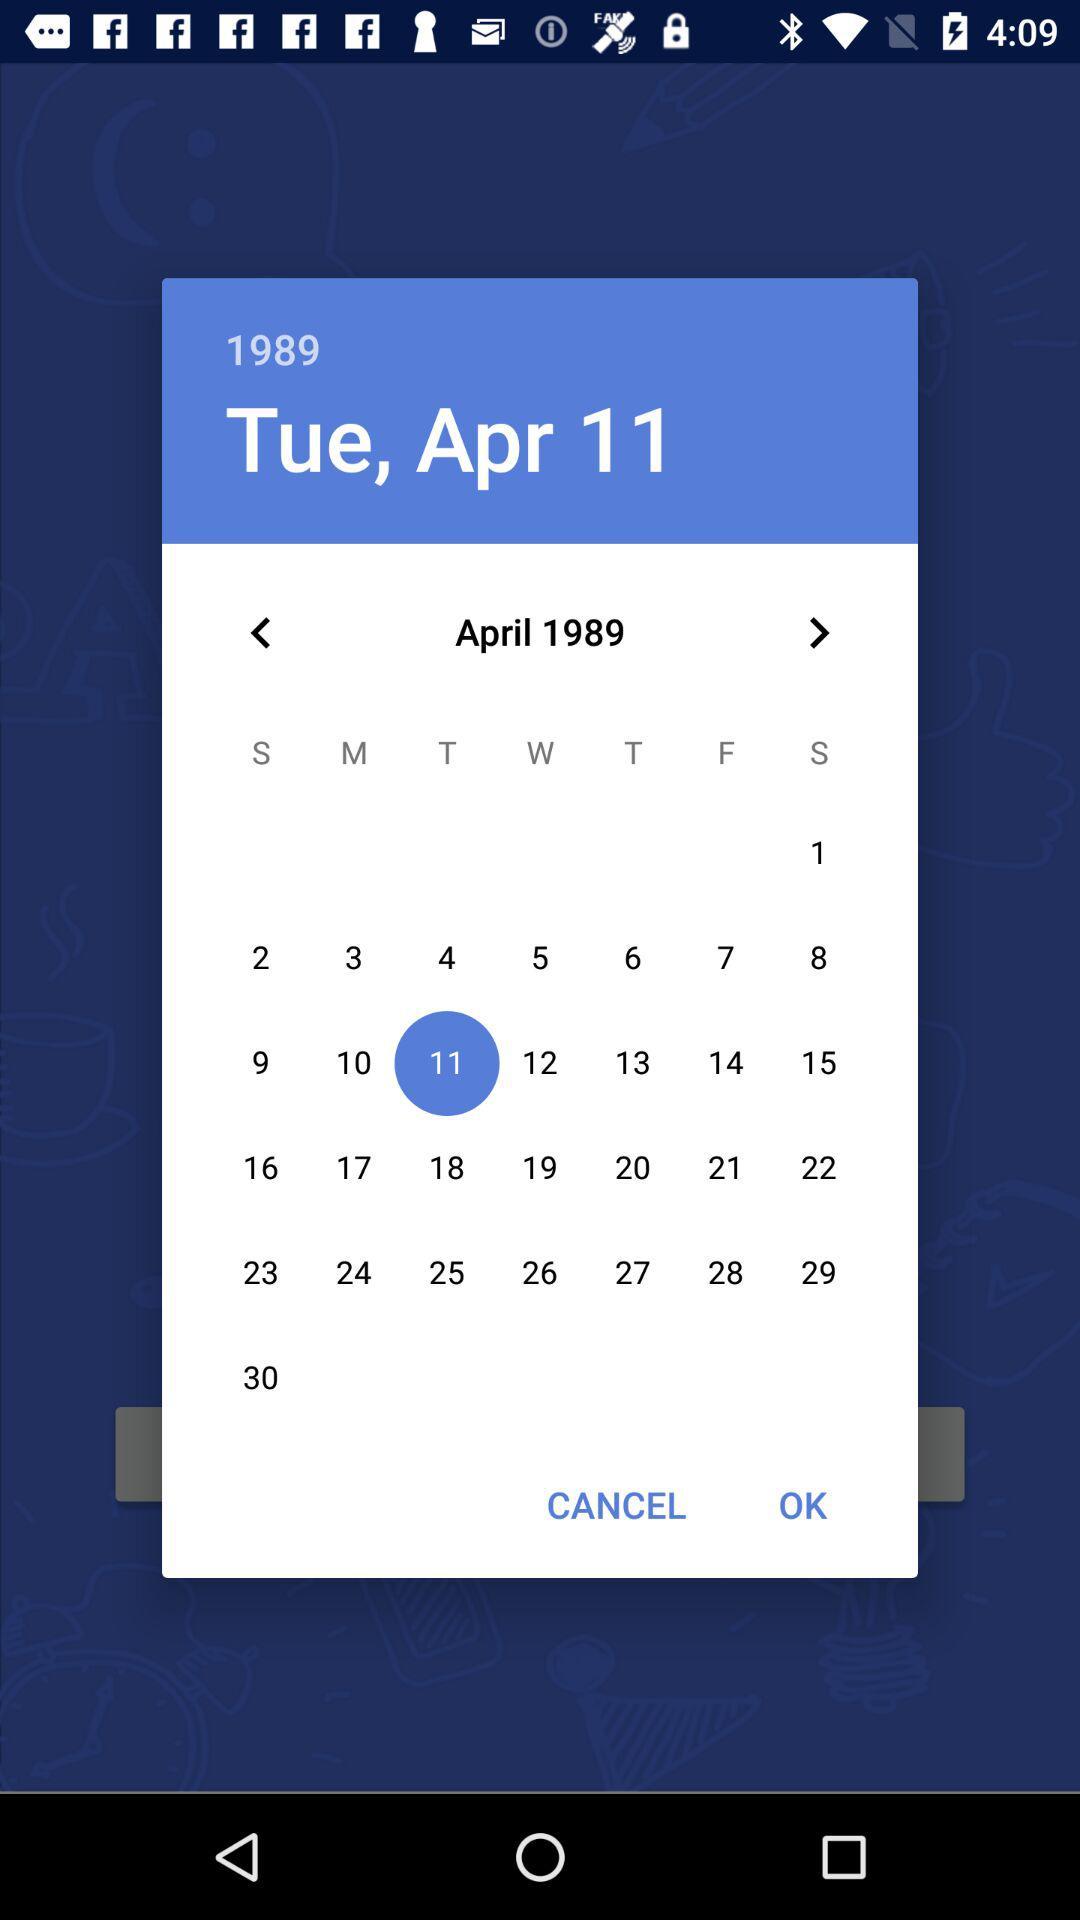 Image resolution: width=1080 pixels, height=1920 pixels. What do you see at coordinates (818, 632) in the screenshot?
I see `the icon at the top right corner` at bounding box center [818, 632].